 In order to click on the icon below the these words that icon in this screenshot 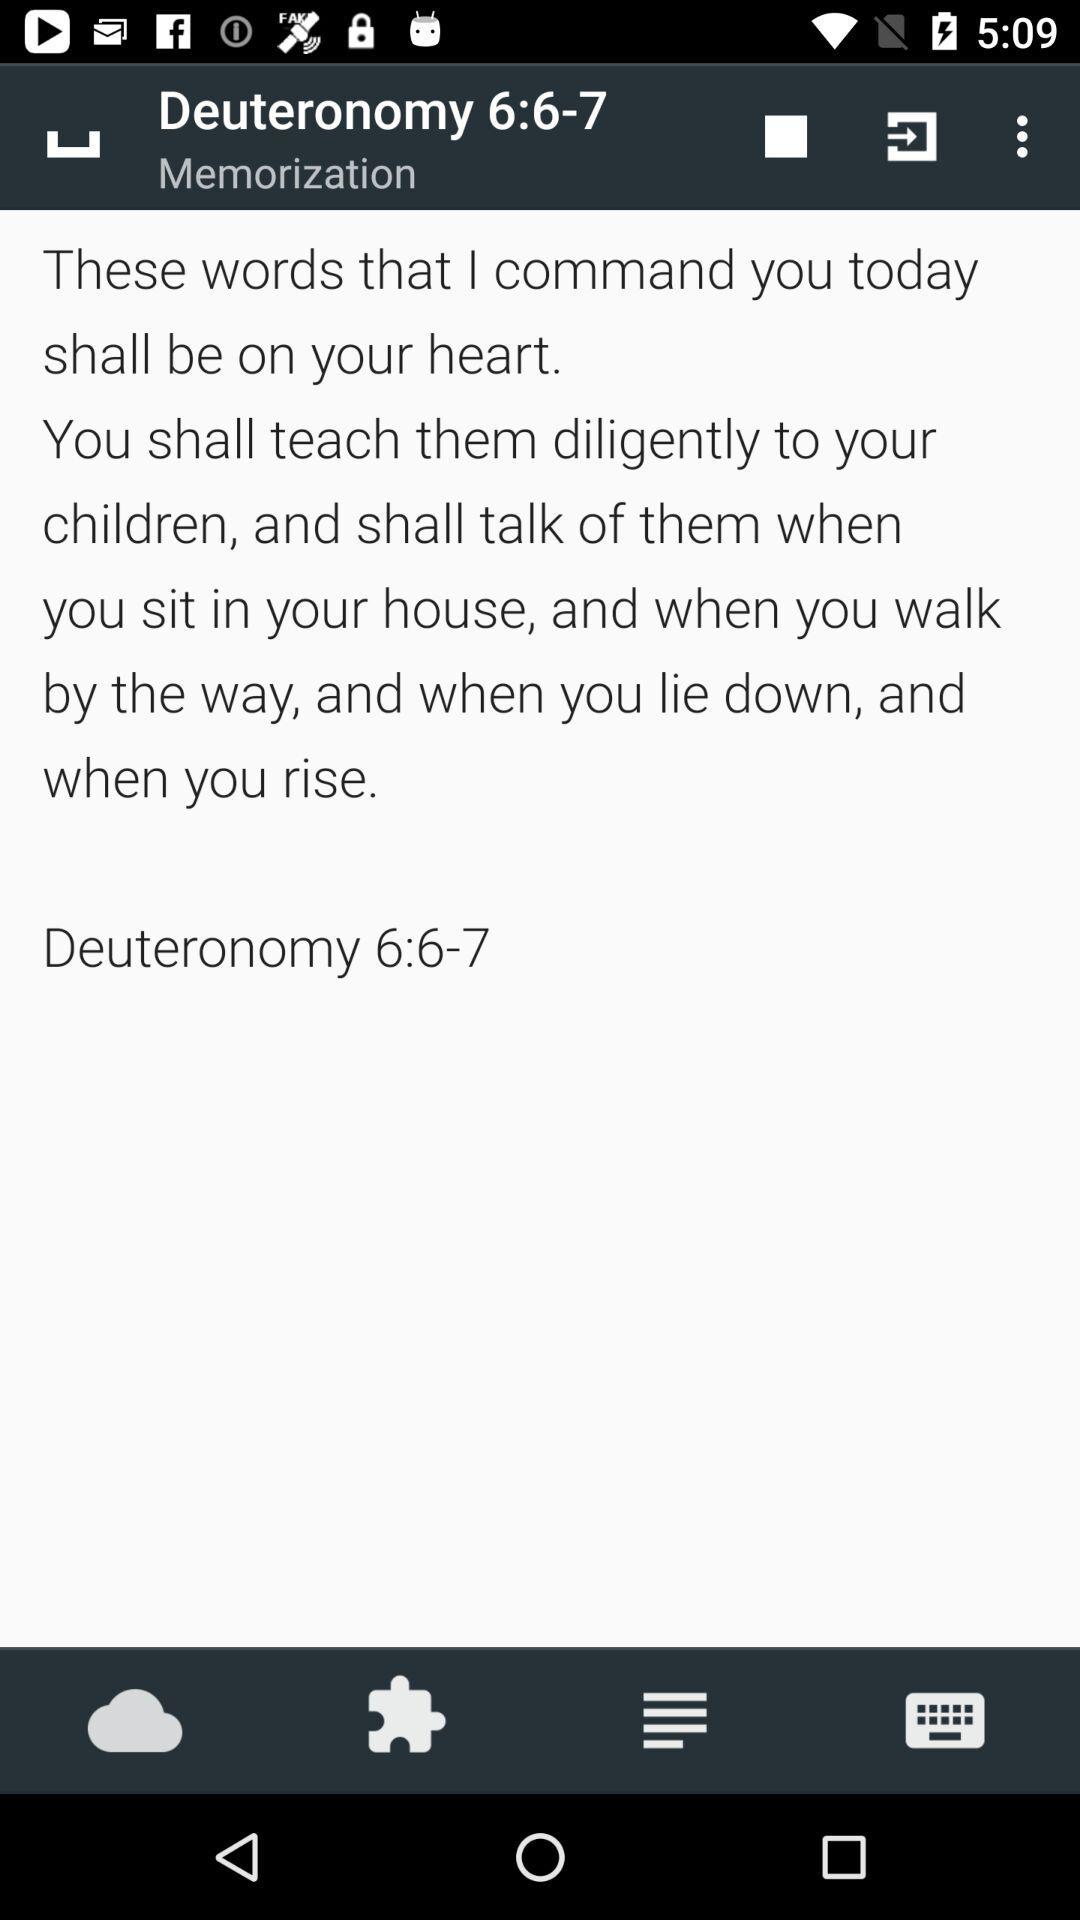, I will do `click(135, 1719)`.